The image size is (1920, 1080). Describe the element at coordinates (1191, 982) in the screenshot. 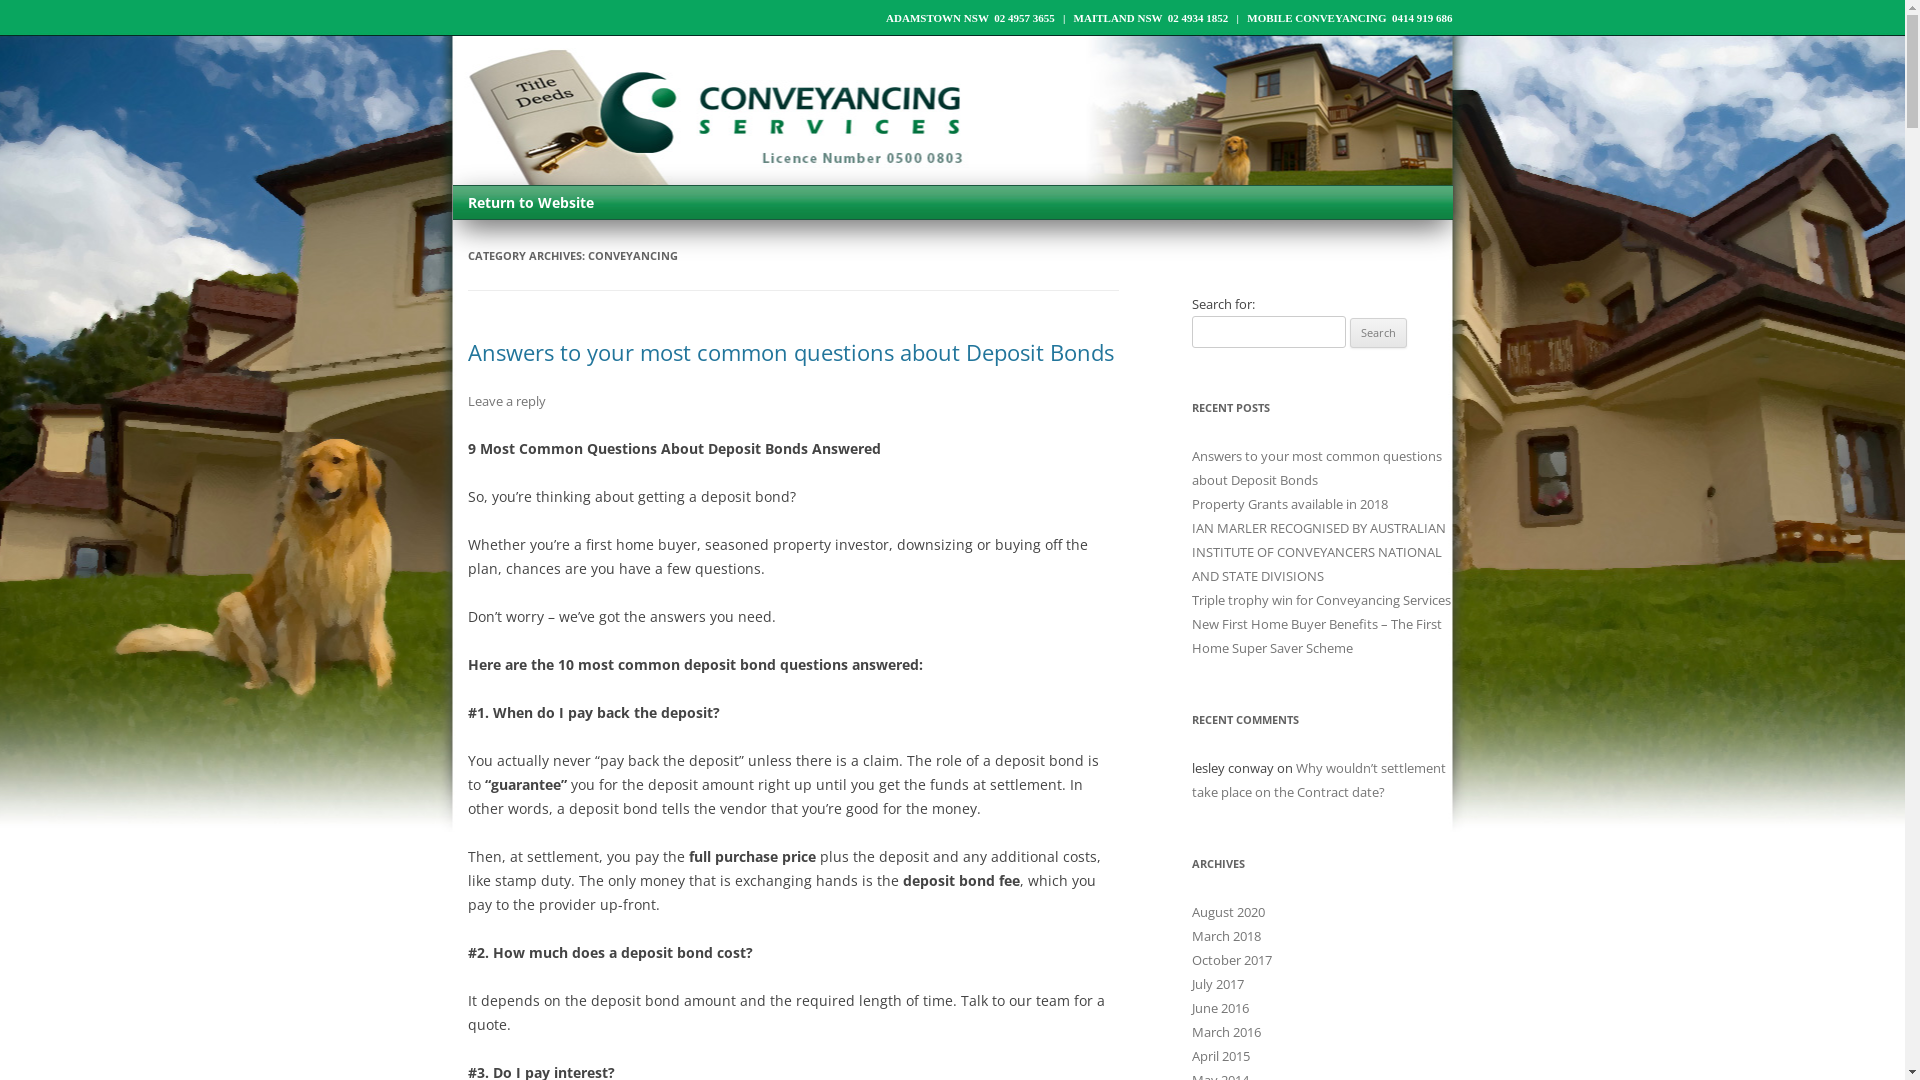

I see `'July 2017'` at that location.